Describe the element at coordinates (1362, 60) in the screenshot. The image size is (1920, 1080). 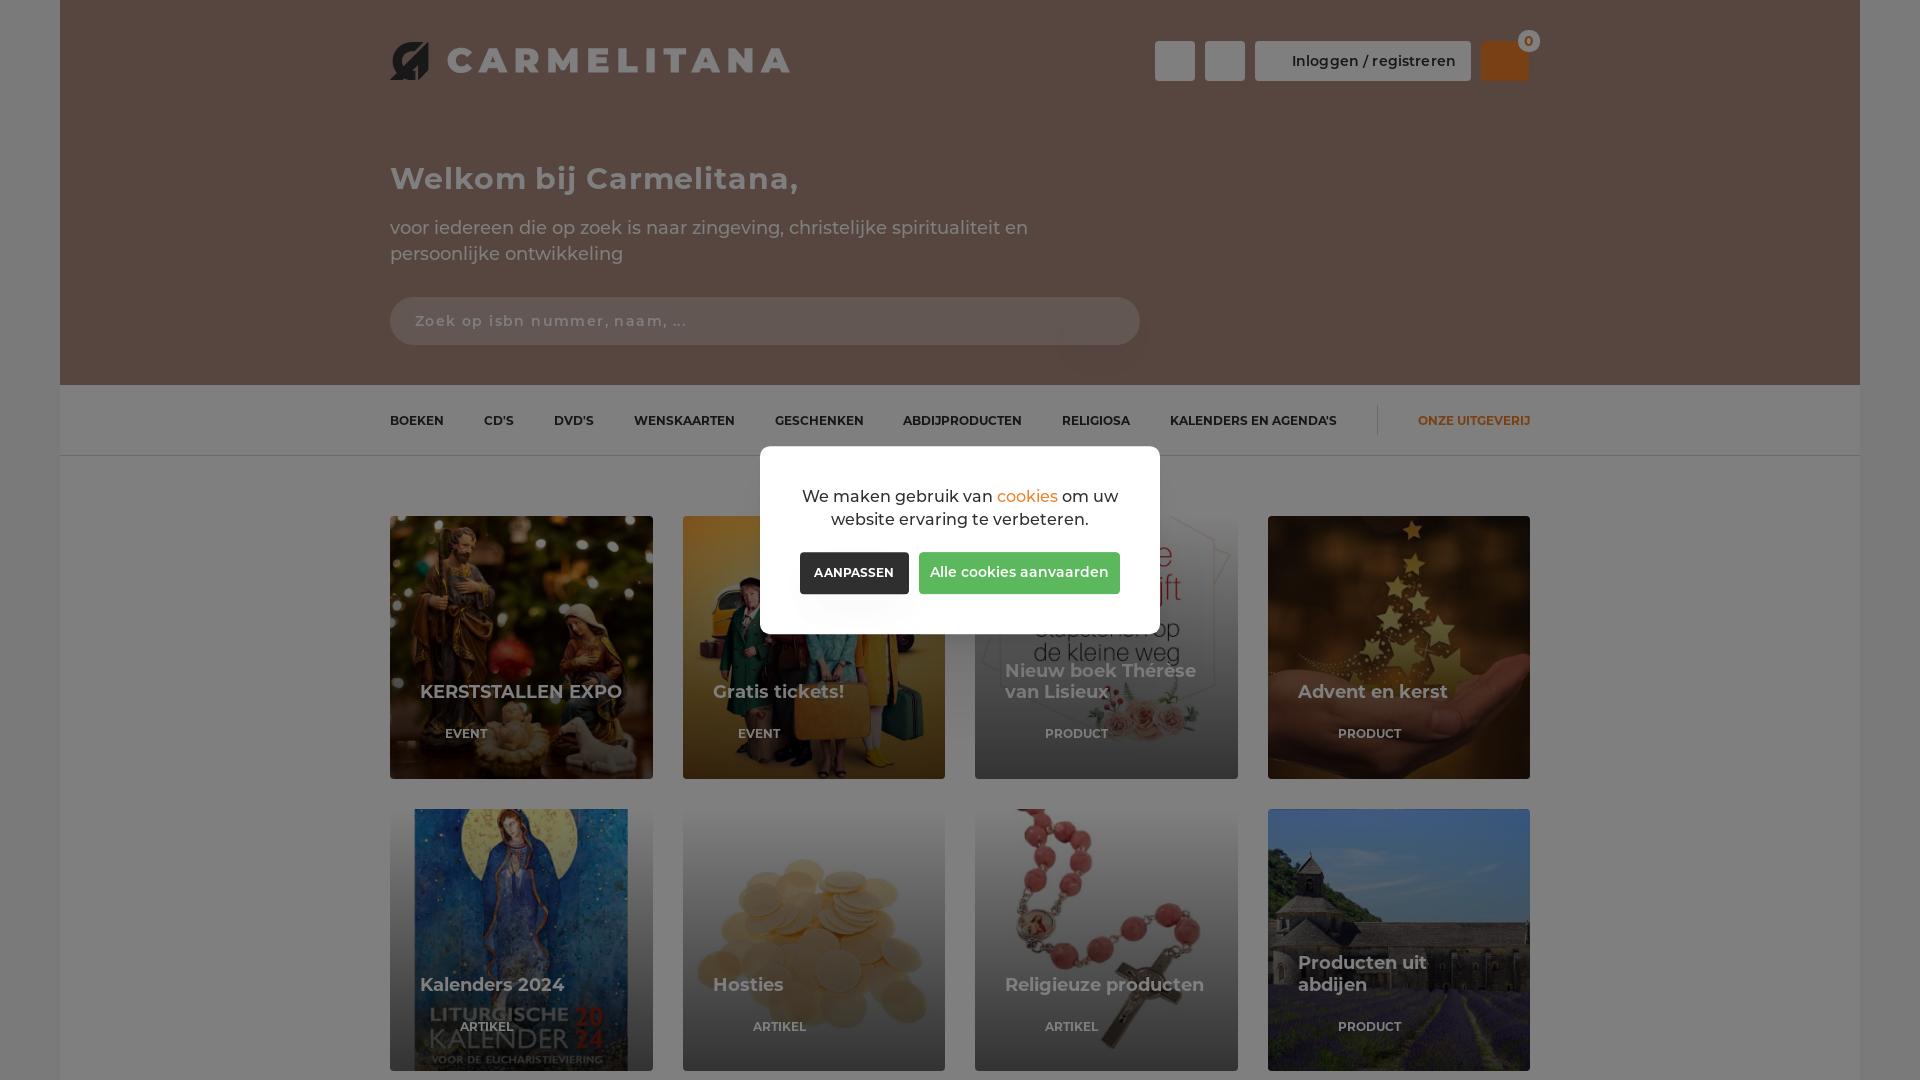
I see `'Inloggen / registreren'` at that location.